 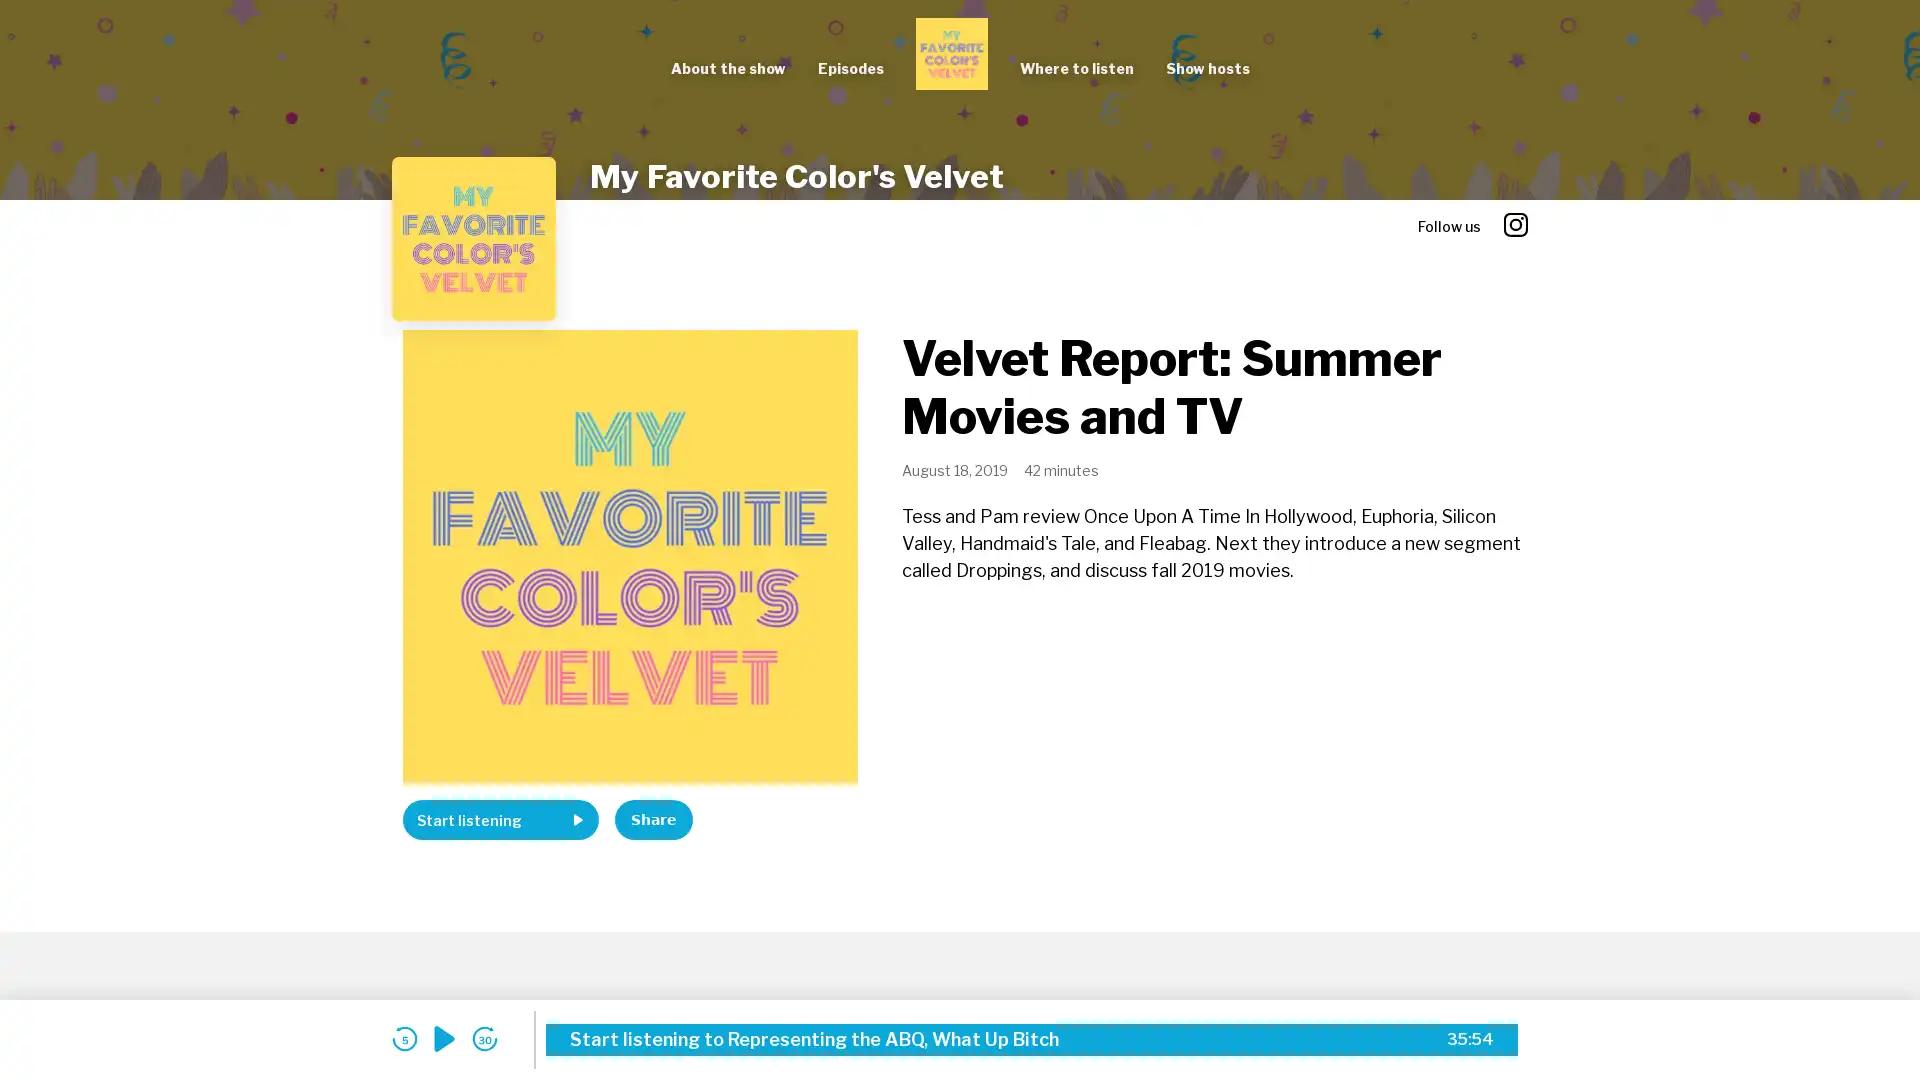 I want to click on play audio, so click(x=444, y=1038).